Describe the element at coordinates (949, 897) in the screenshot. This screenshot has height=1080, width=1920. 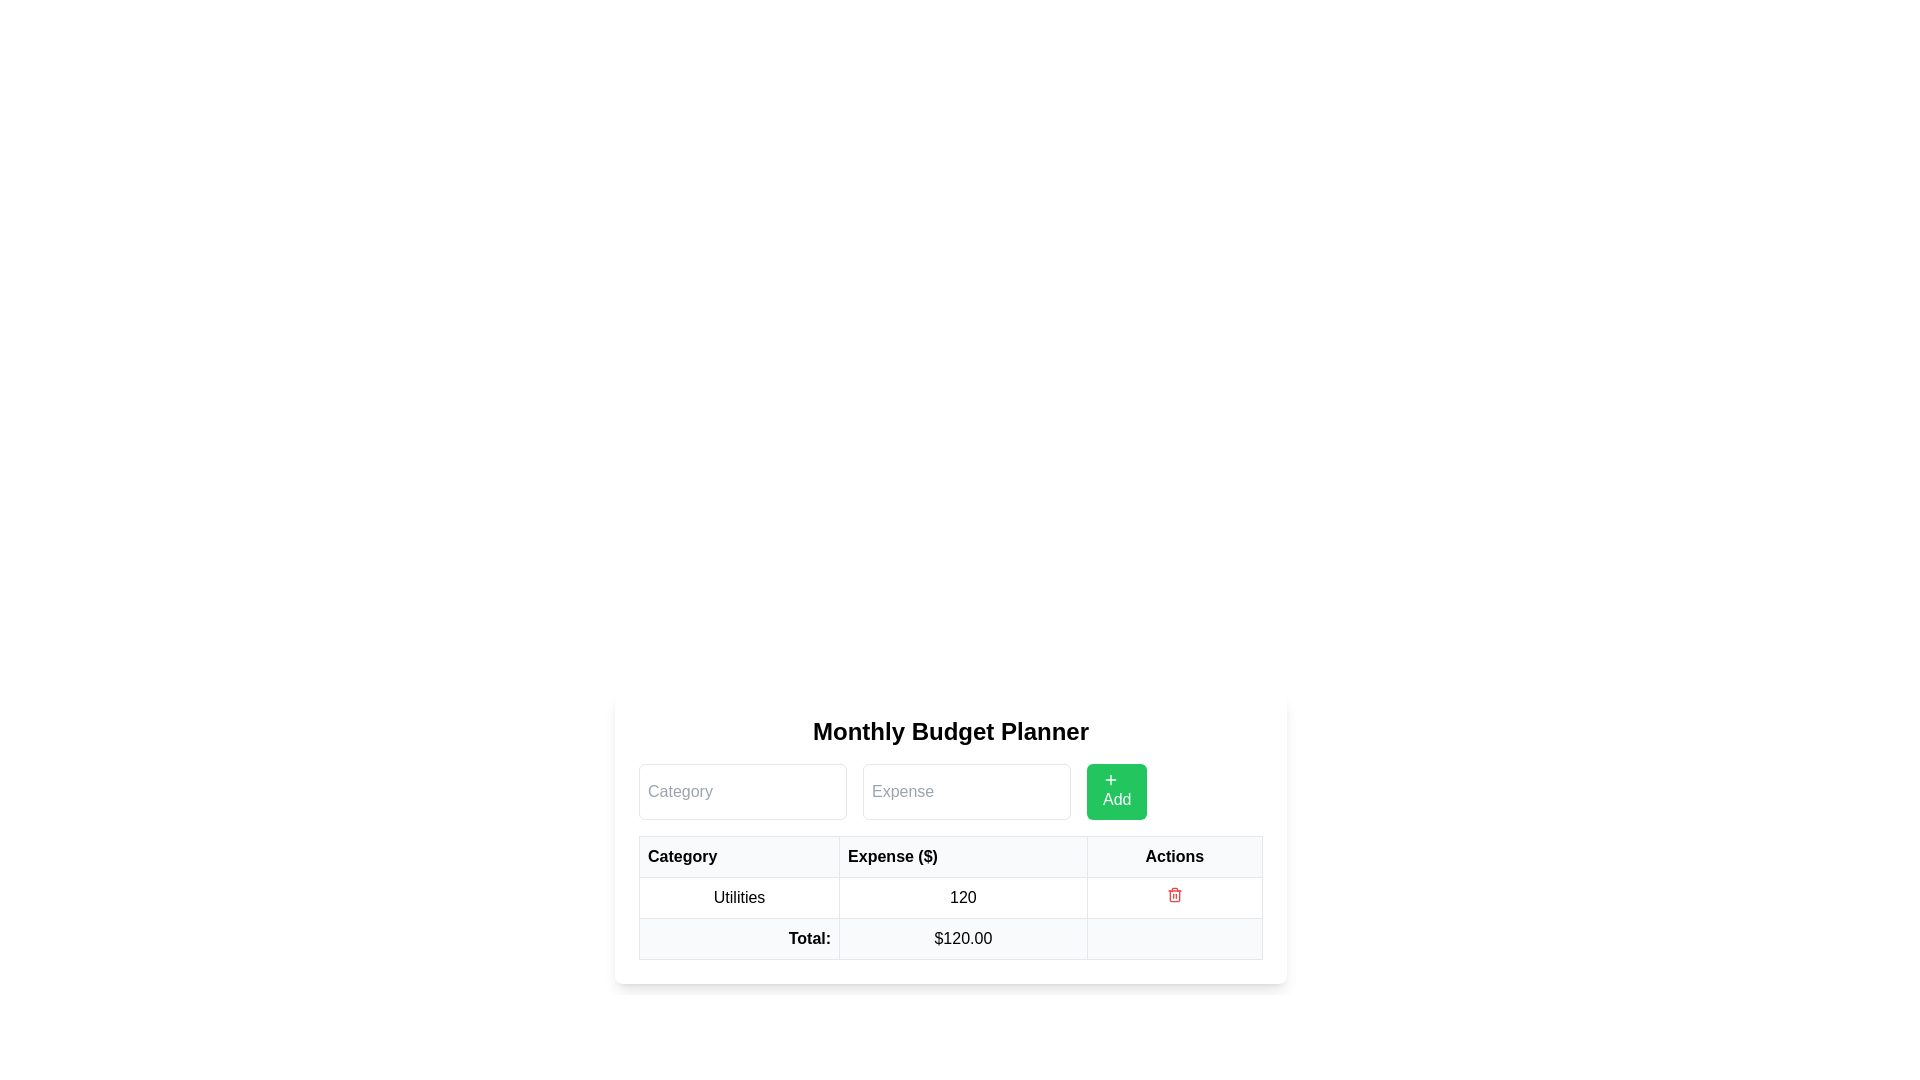
I see `the table displaying 'Utilities', '120', and the delete icon` at that location.